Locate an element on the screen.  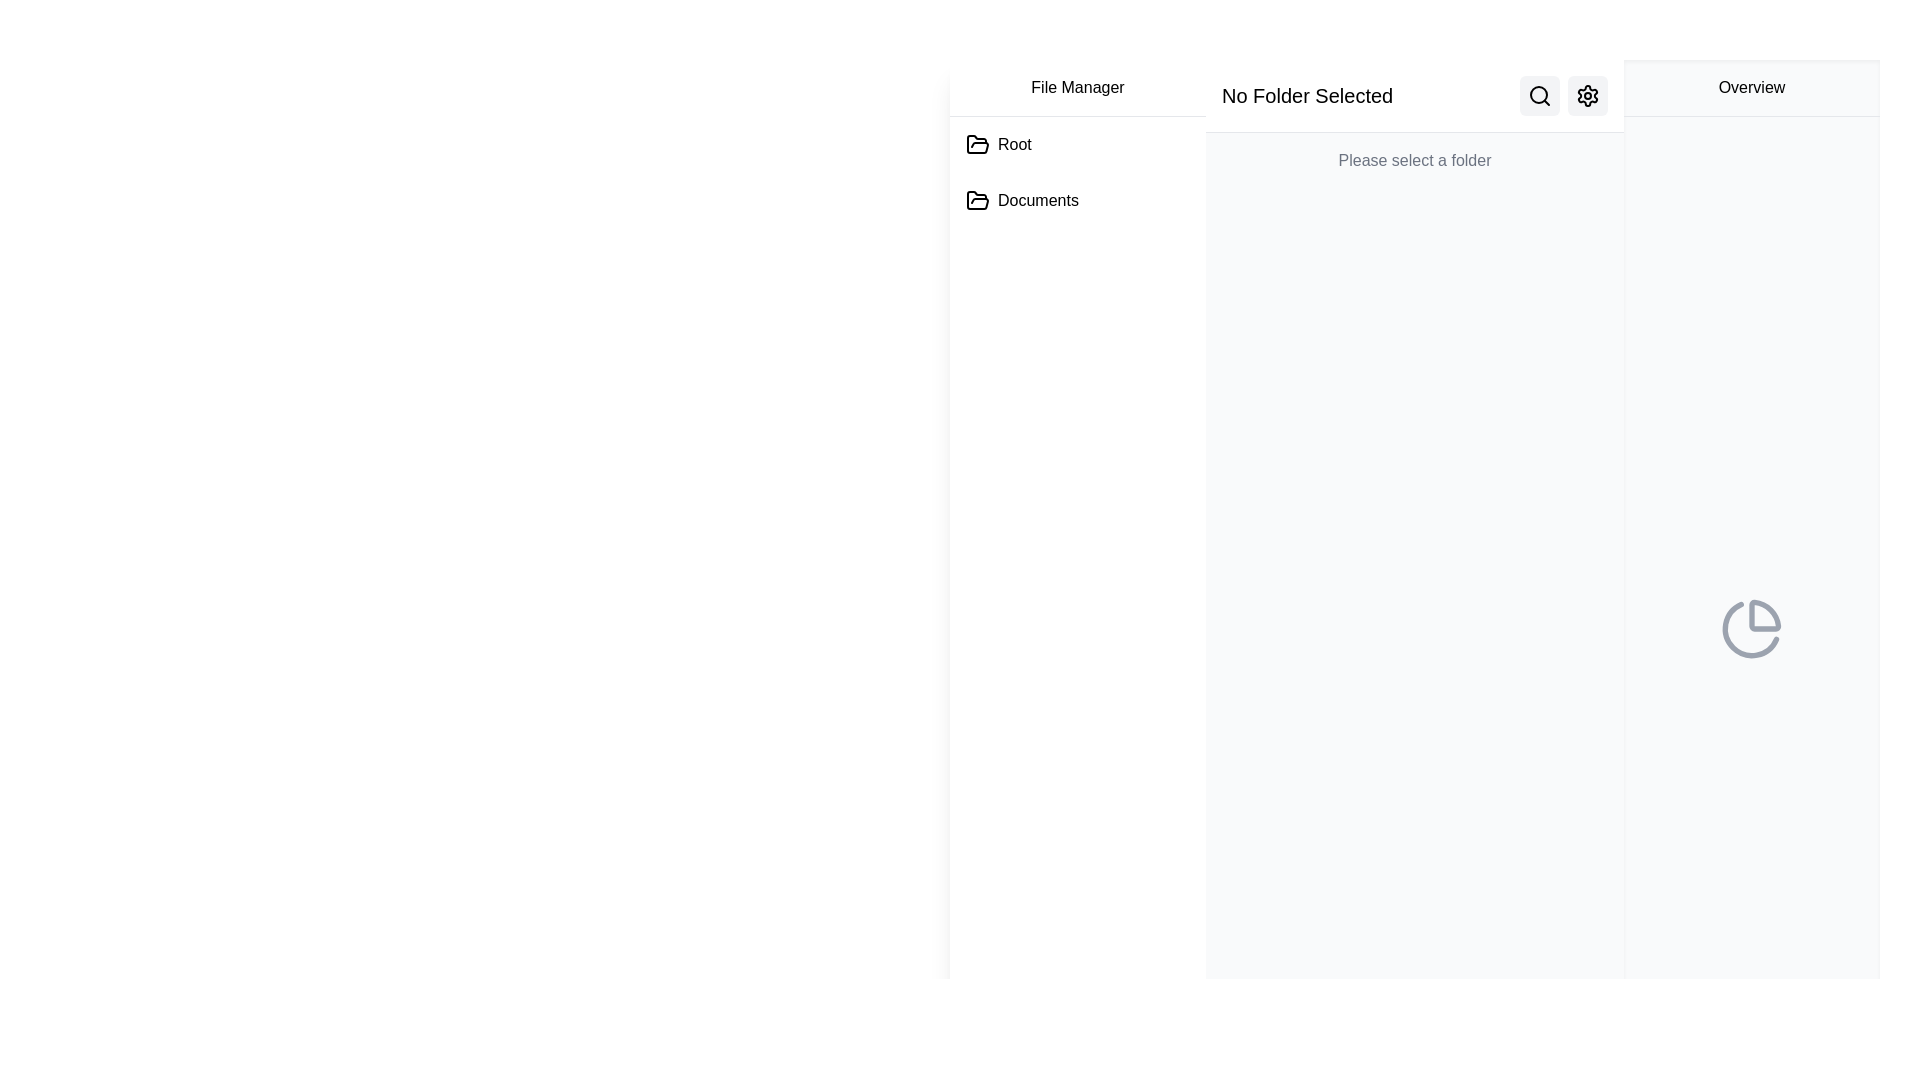
the folder-shaped icon located on the left navigation panel, positioned directly to the left of the 'Documents' text is located at coordinates (978, 200).